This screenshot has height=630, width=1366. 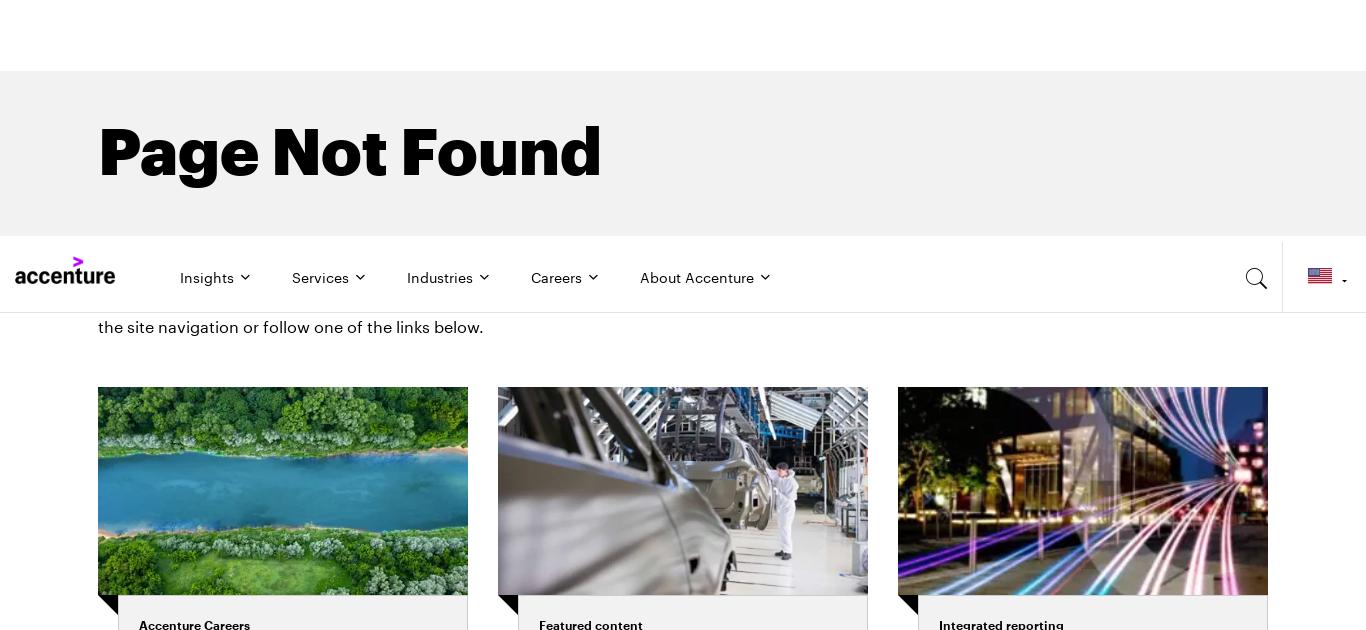 I want to click on 'Every day, in all directions, we measure our success by the value we deliver for all stakeholders.', so click(x=1086, y=500).